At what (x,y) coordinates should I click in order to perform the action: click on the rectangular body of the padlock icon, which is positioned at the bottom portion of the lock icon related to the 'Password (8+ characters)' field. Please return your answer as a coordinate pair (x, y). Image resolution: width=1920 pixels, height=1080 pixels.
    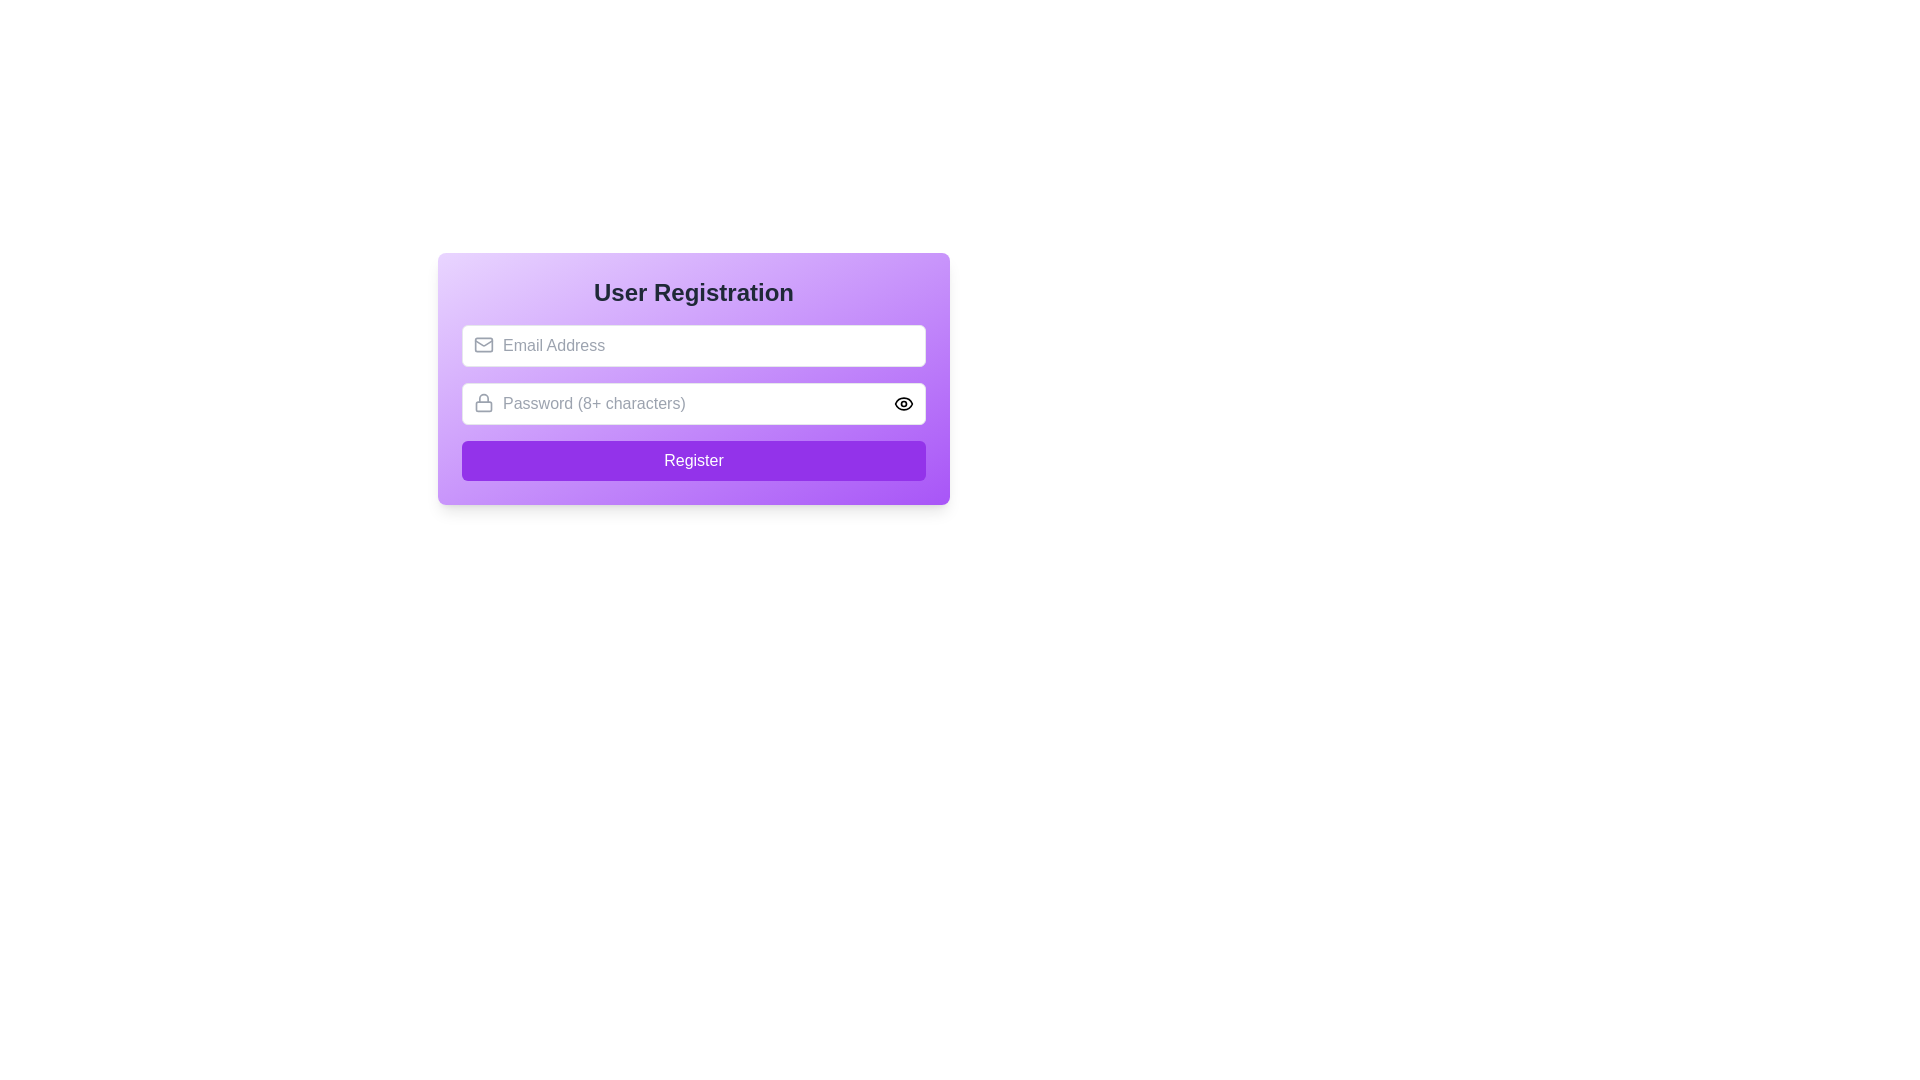
    Looking at the image, I should click on (484, 405).